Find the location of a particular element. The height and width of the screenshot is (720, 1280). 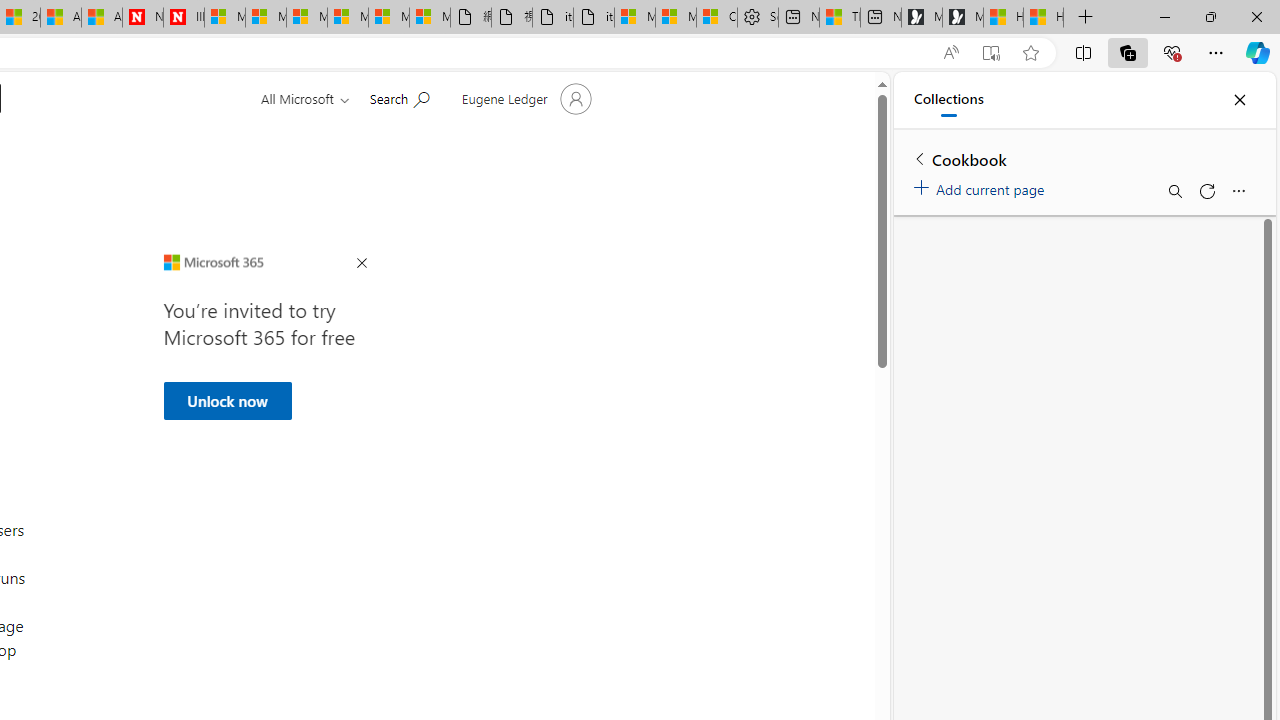

'Close Ad' is located at coordinates (361, 263).